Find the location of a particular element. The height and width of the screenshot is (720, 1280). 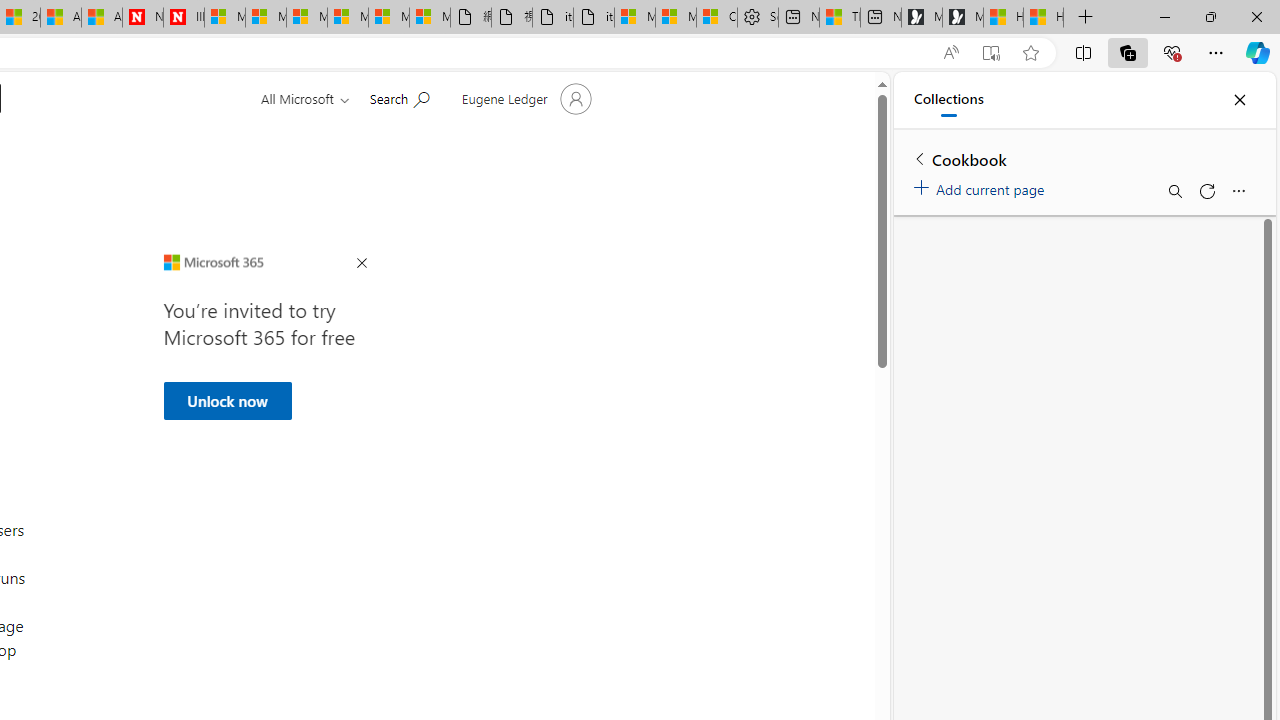

'Close Ad' is located at coordinates (361, 263).